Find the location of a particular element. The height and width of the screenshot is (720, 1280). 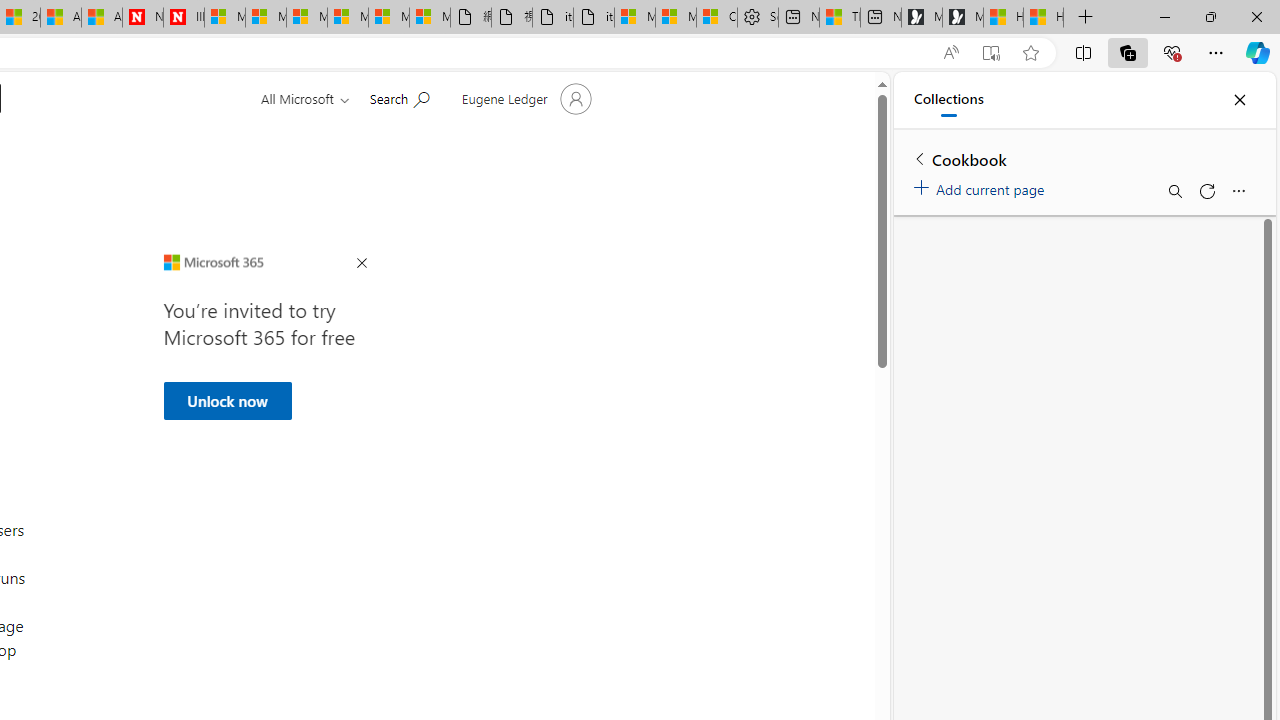

'Close Ad' is located at coordinates (361, 263).